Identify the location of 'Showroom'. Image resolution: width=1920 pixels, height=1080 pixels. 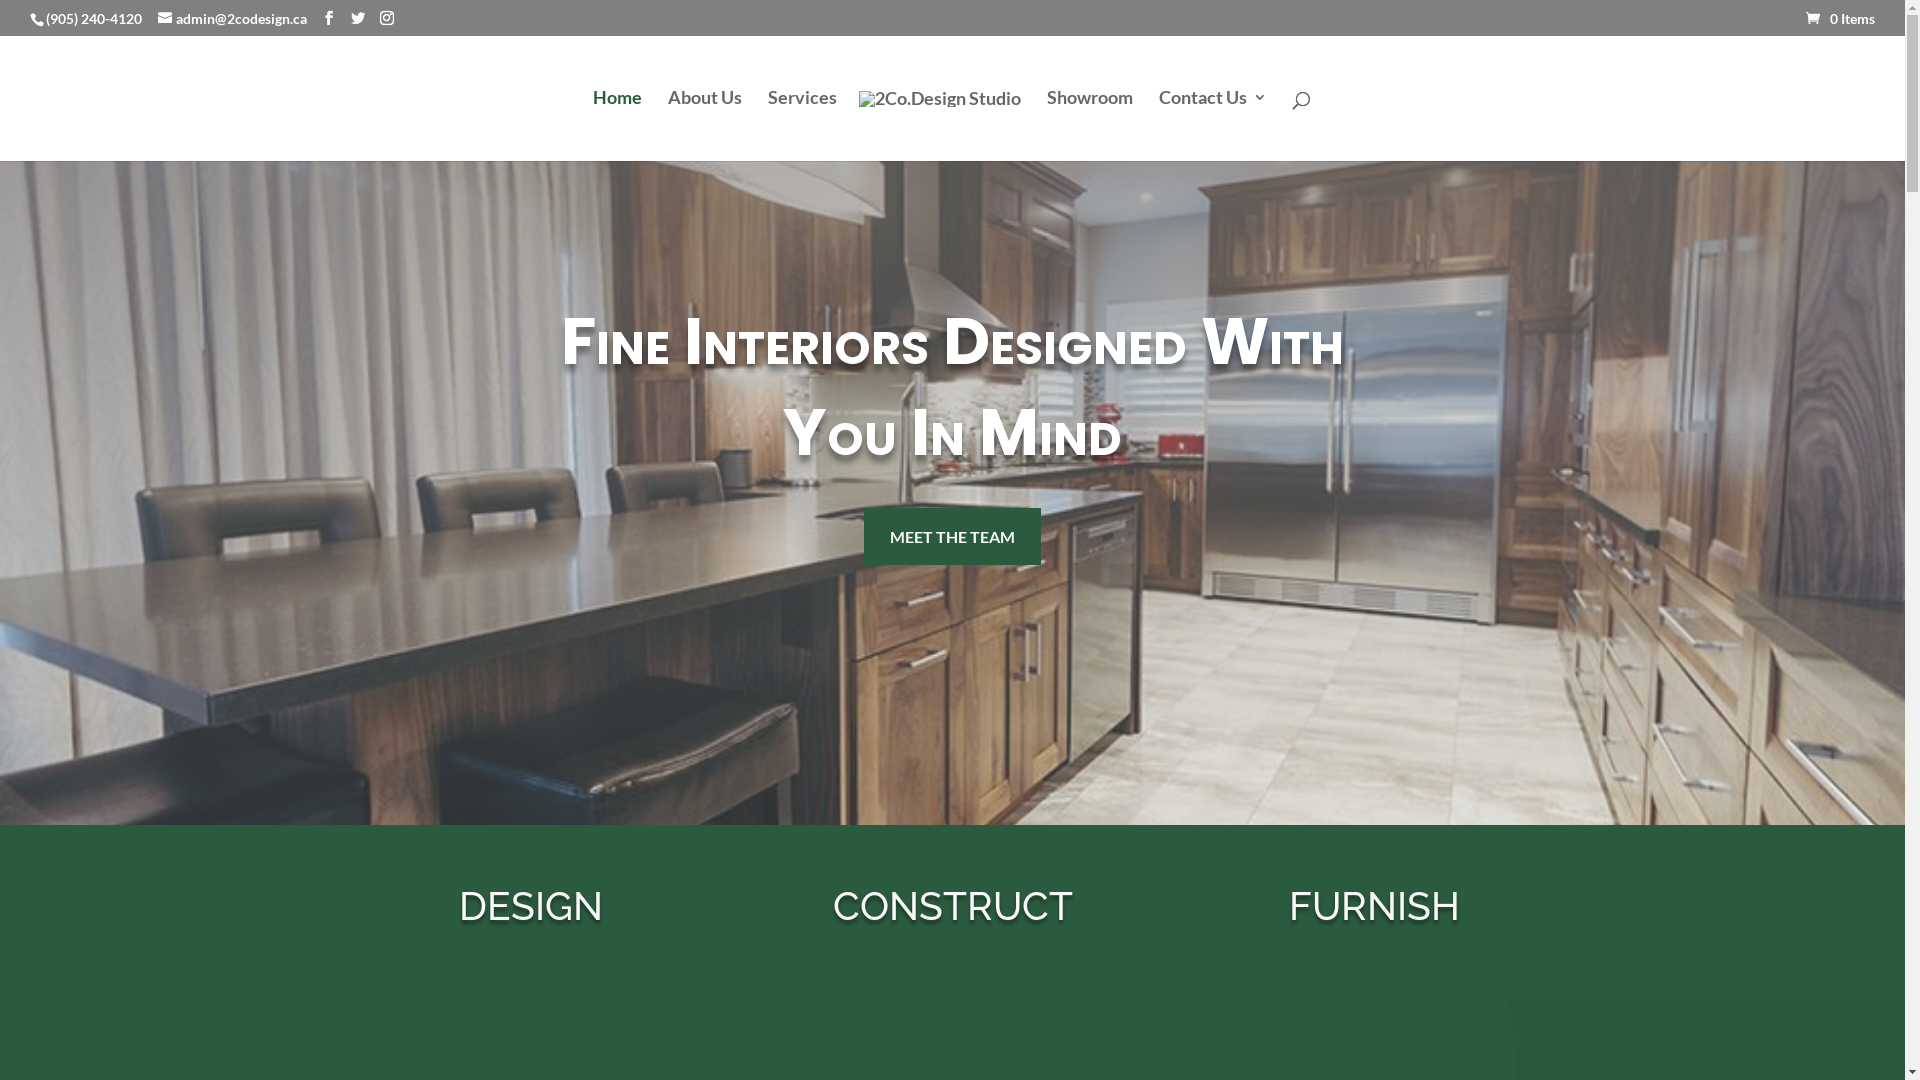
(1045, 122).